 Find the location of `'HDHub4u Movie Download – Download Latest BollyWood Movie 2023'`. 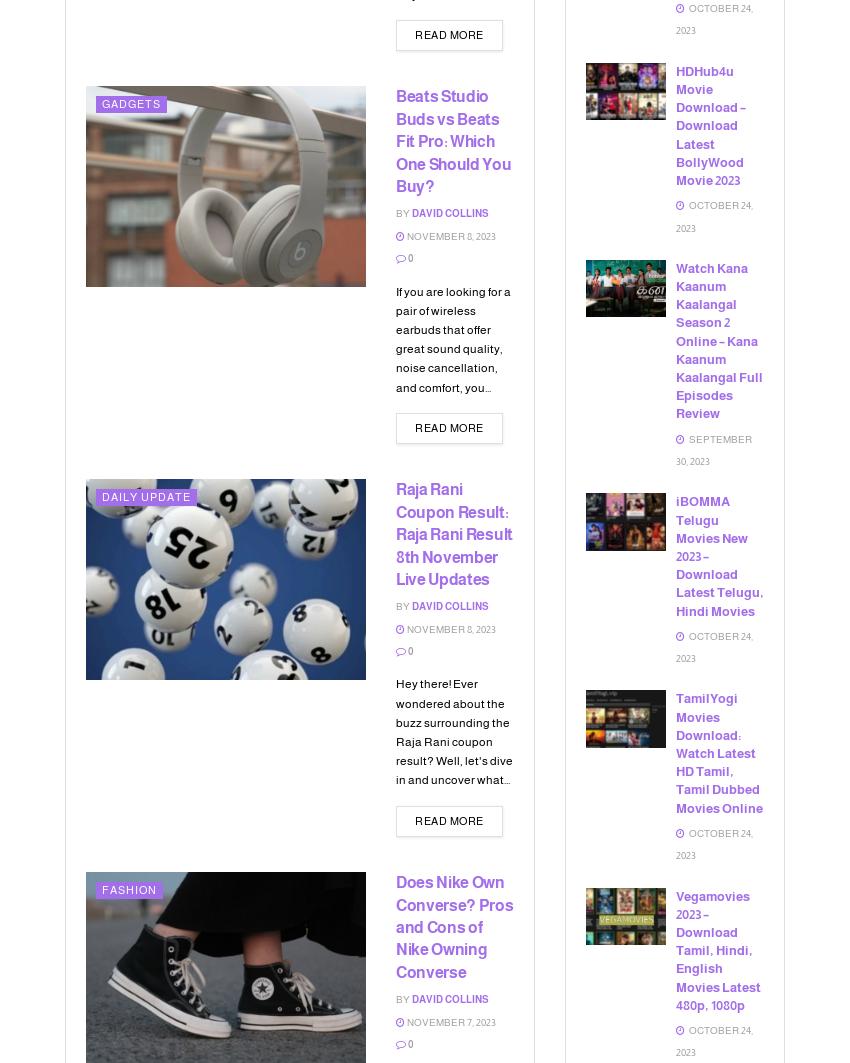

'HDHub4u Movie Download – Download Latest BollyWood Movie 2023' is located at coordinates (710, 125).